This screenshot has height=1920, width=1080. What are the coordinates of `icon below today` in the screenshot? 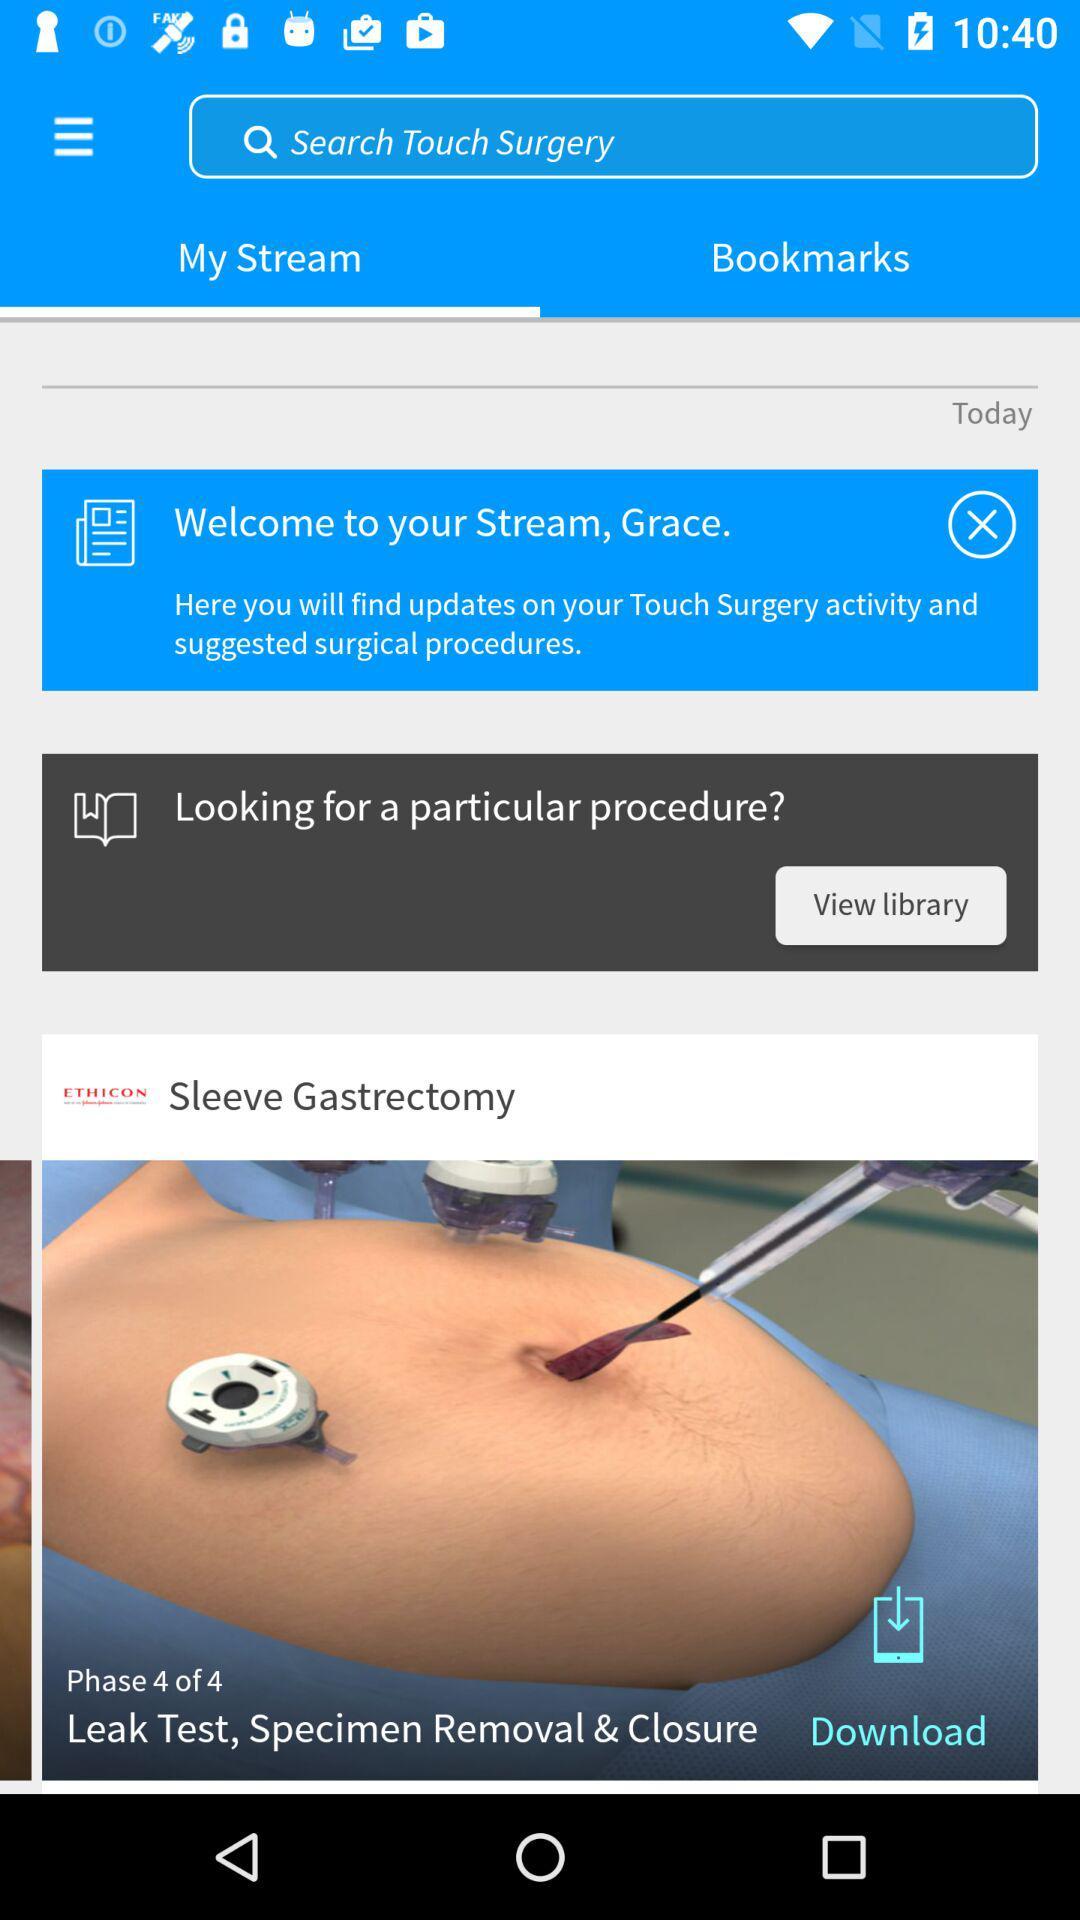 It's located at (981, 524).